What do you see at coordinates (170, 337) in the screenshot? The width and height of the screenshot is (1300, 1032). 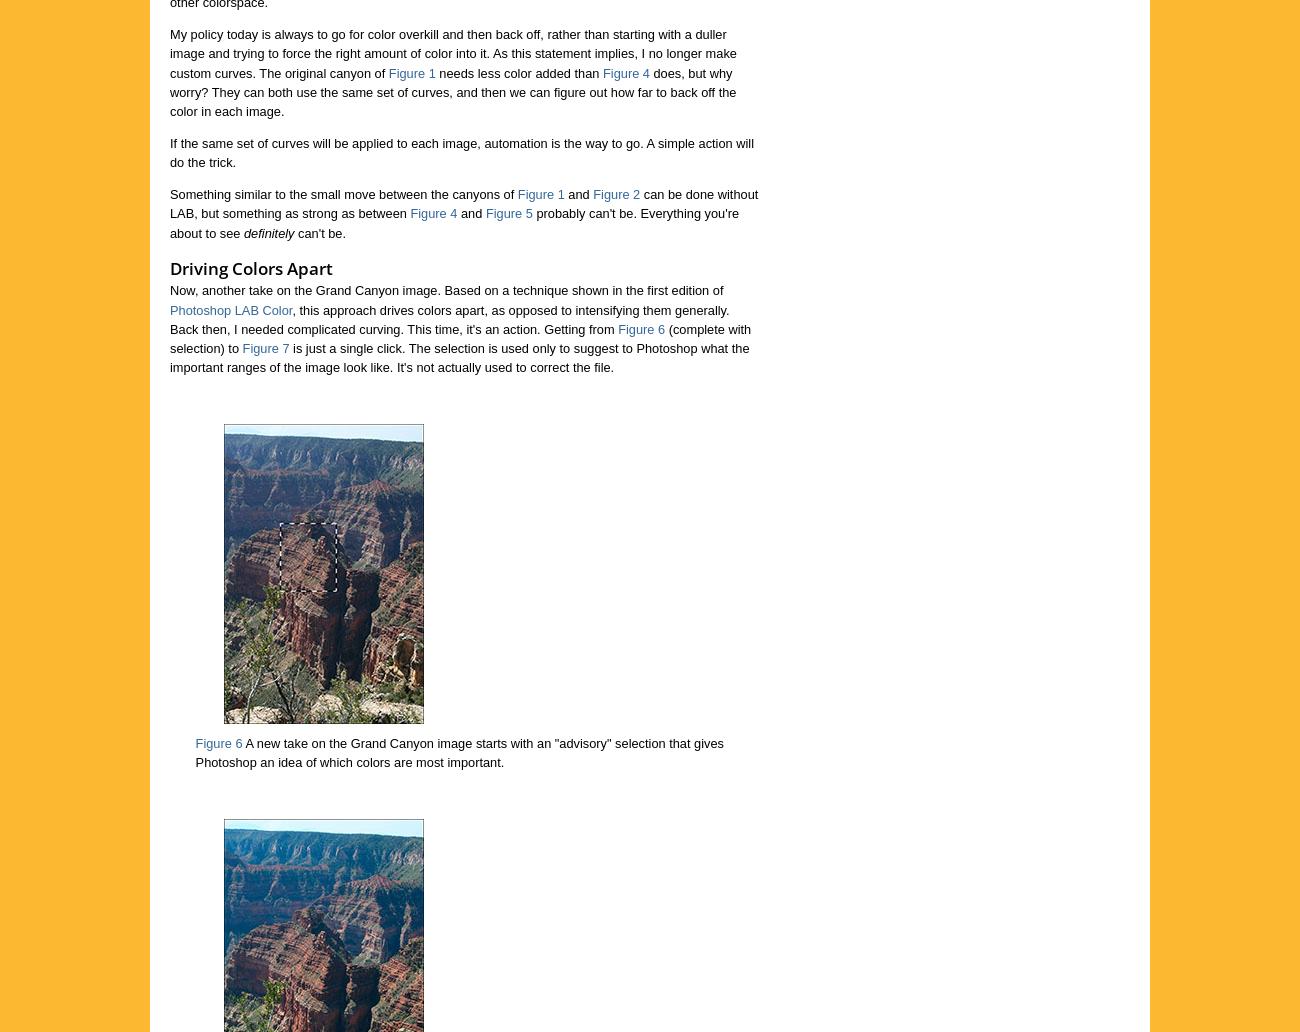 I see `'(complete with selection) to'` at bounding box center [170, 337].